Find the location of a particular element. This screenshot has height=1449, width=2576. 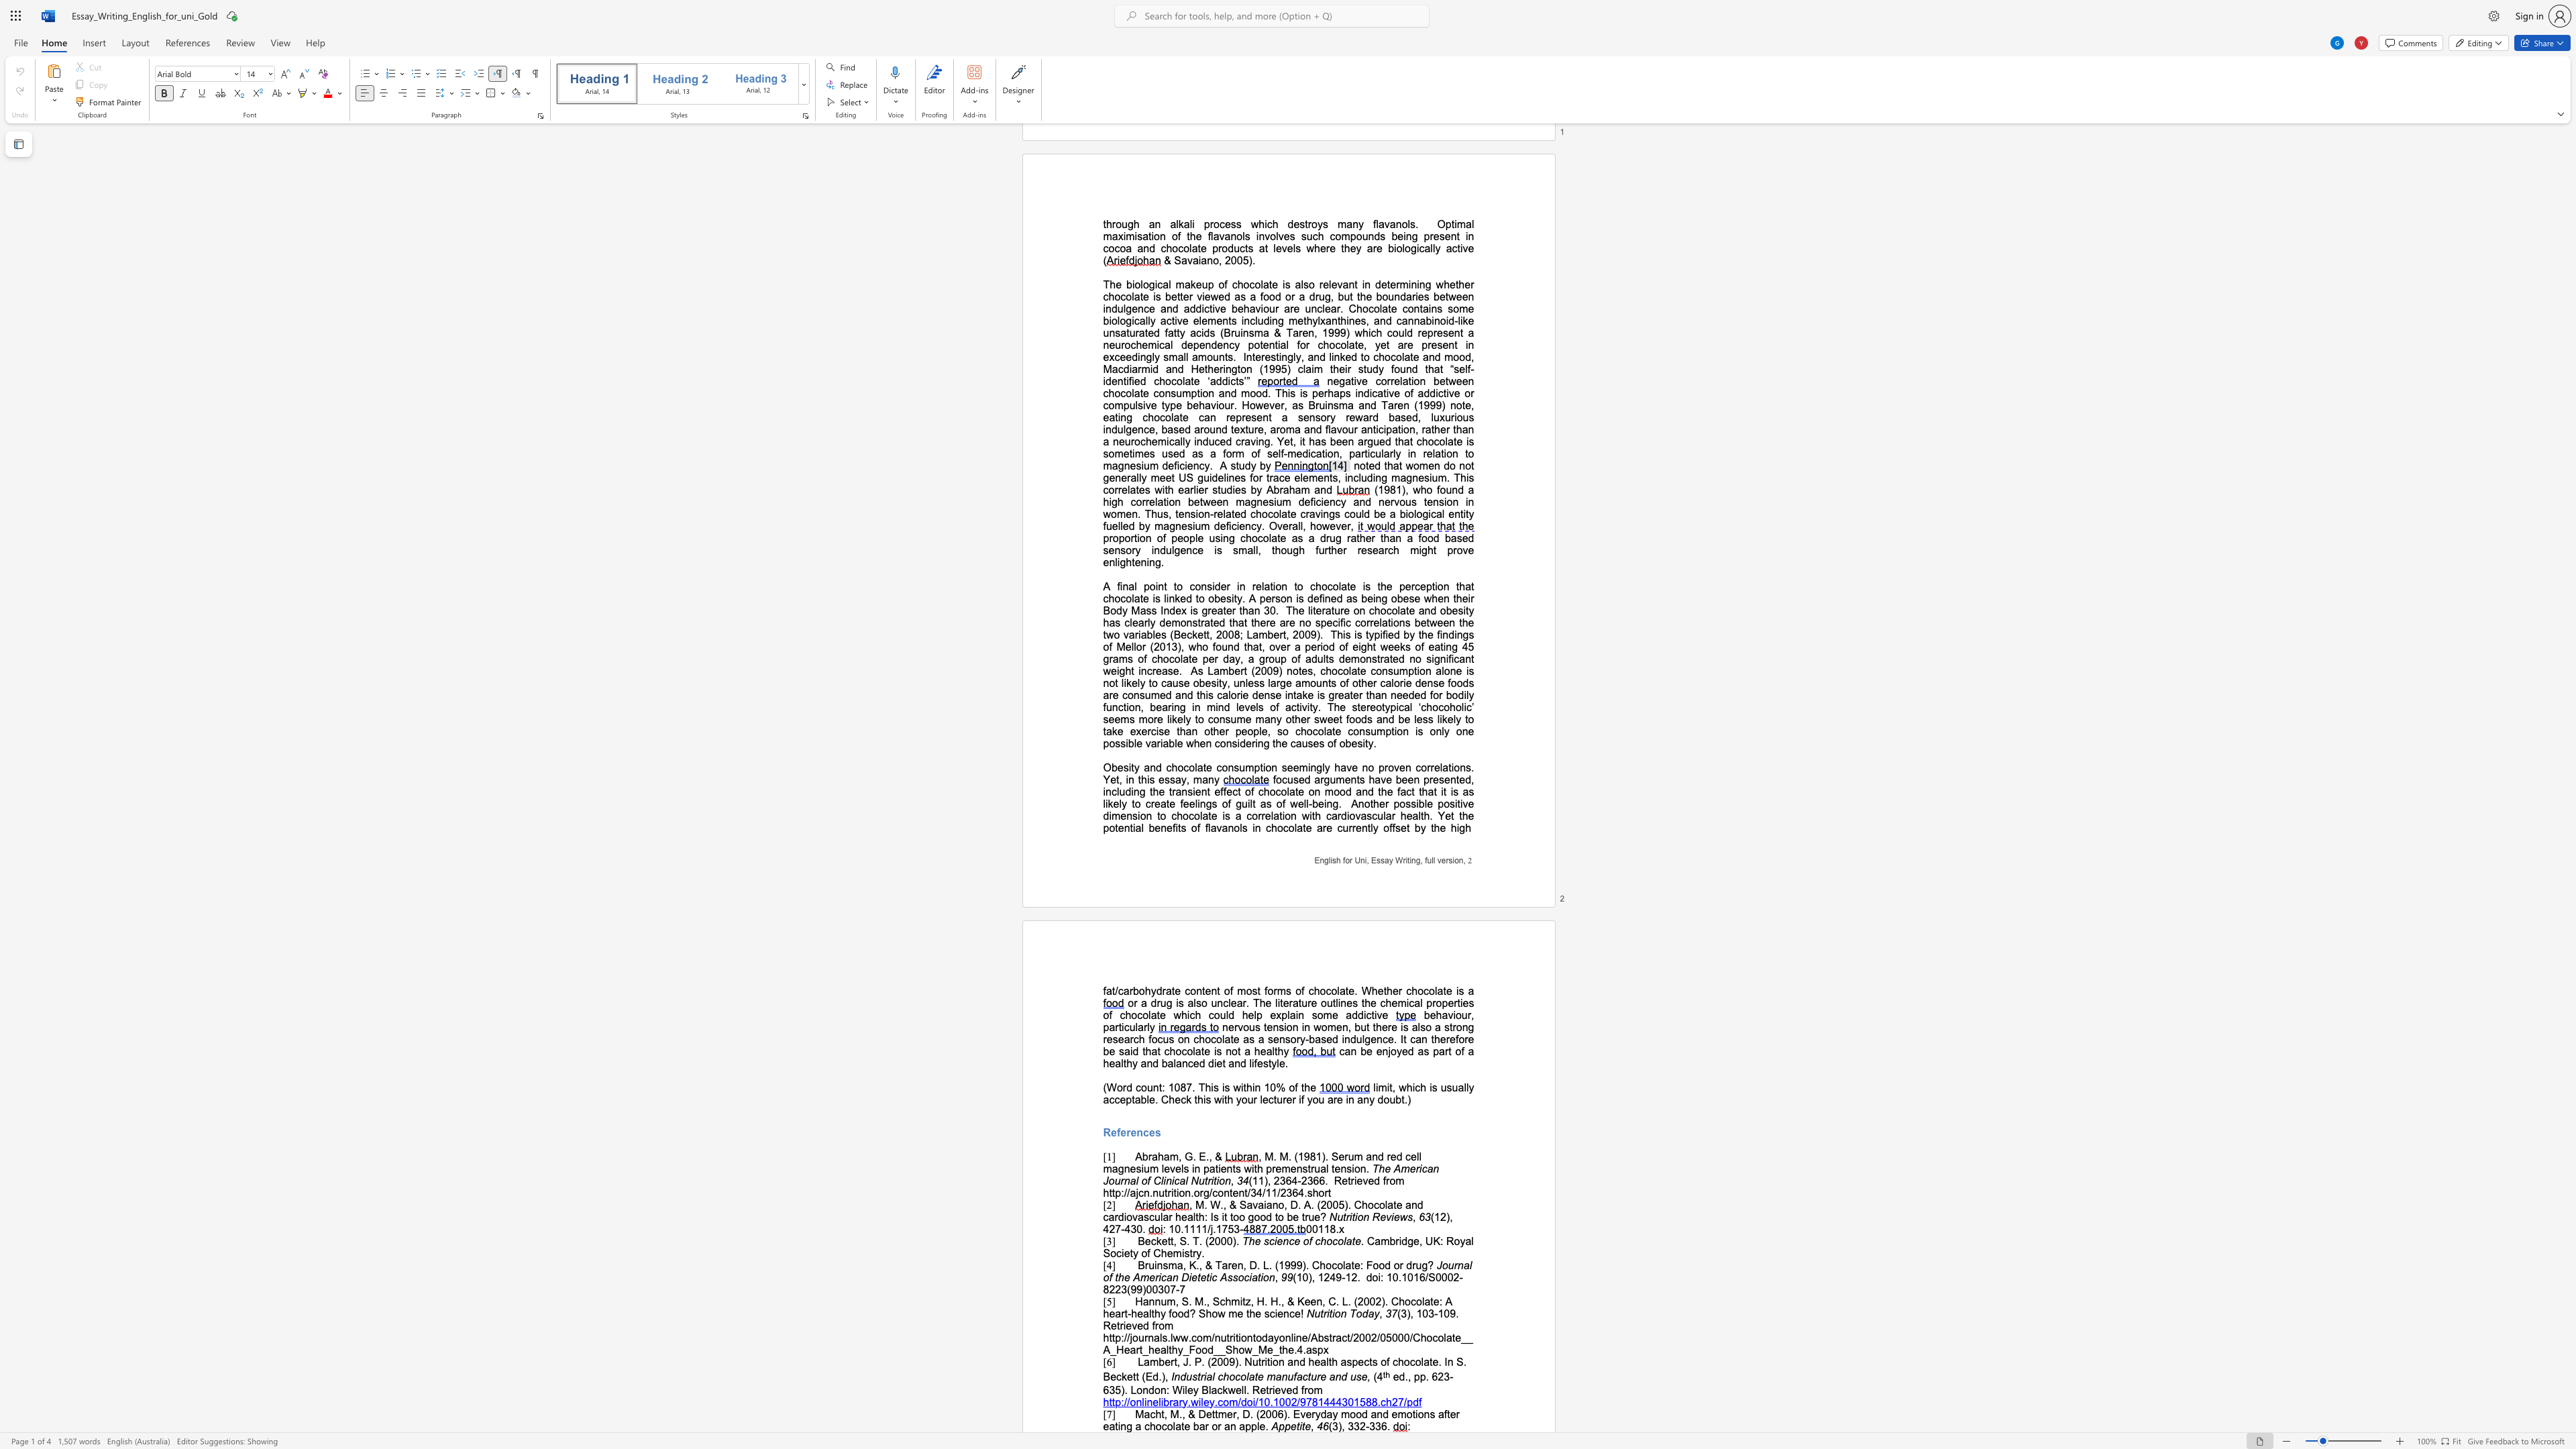

the subset text "332-33" within the text "(3), 332-336." is located at coordinates (1346, 1426).